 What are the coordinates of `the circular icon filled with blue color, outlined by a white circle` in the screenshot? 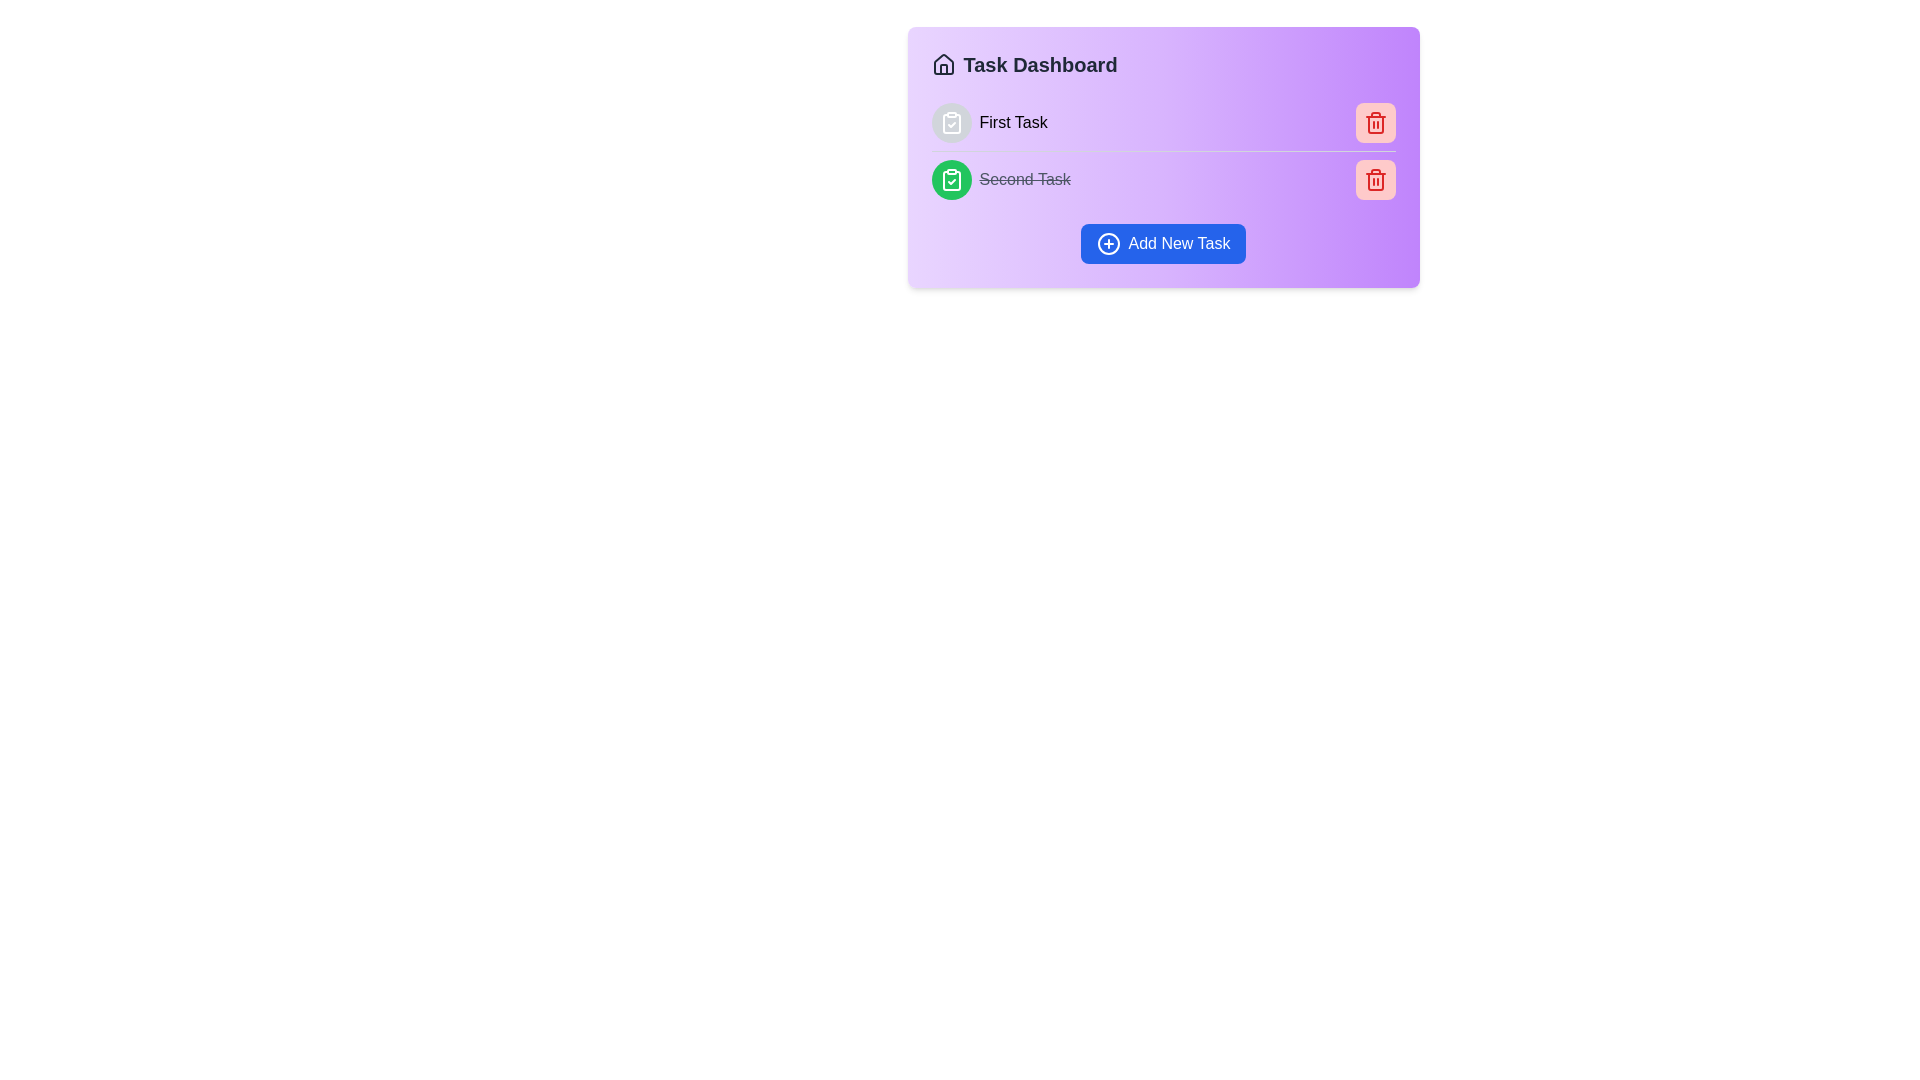 It's located at (1107, 242).